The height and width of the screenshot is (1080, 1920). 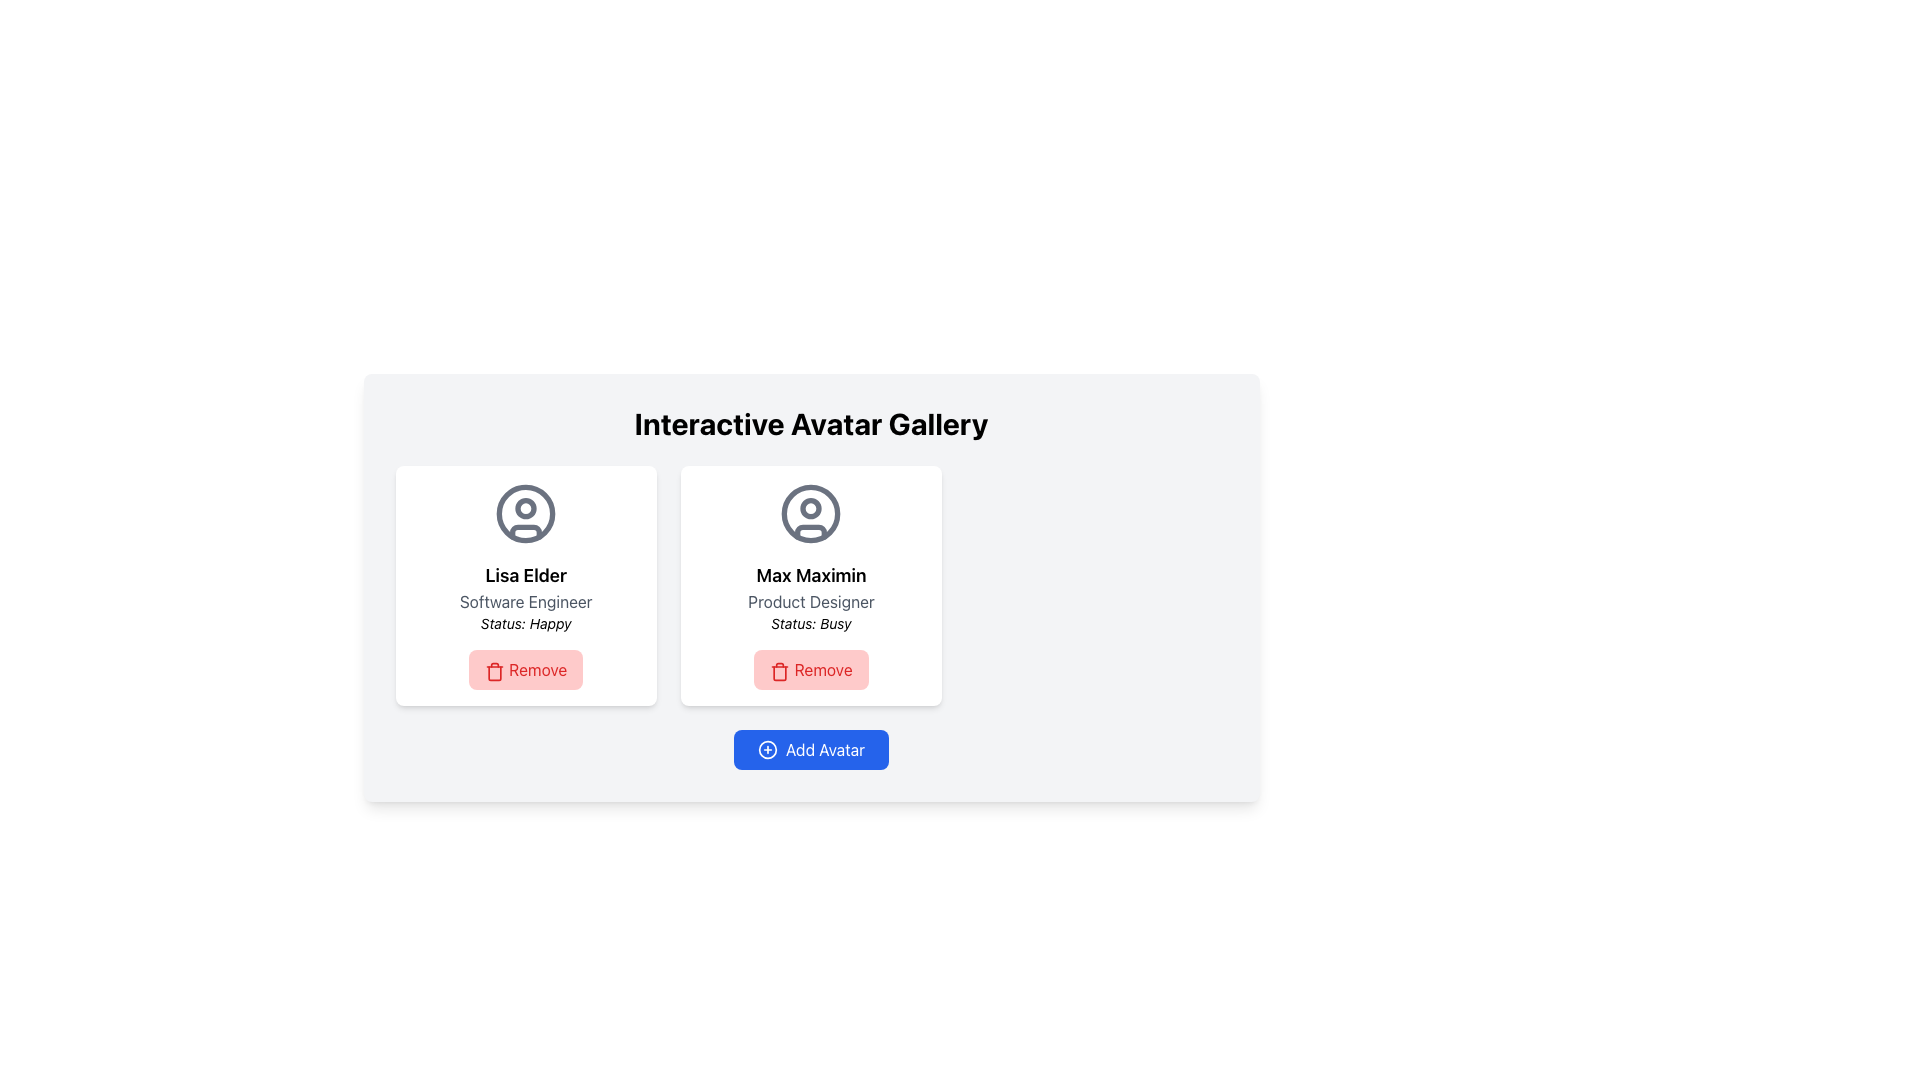 I want to click on the gray user profile icon above the text section labeled 'Max Maximin Product Designer Status: Busy' in the user card for Max Maximin, so click(x=811, y=512).